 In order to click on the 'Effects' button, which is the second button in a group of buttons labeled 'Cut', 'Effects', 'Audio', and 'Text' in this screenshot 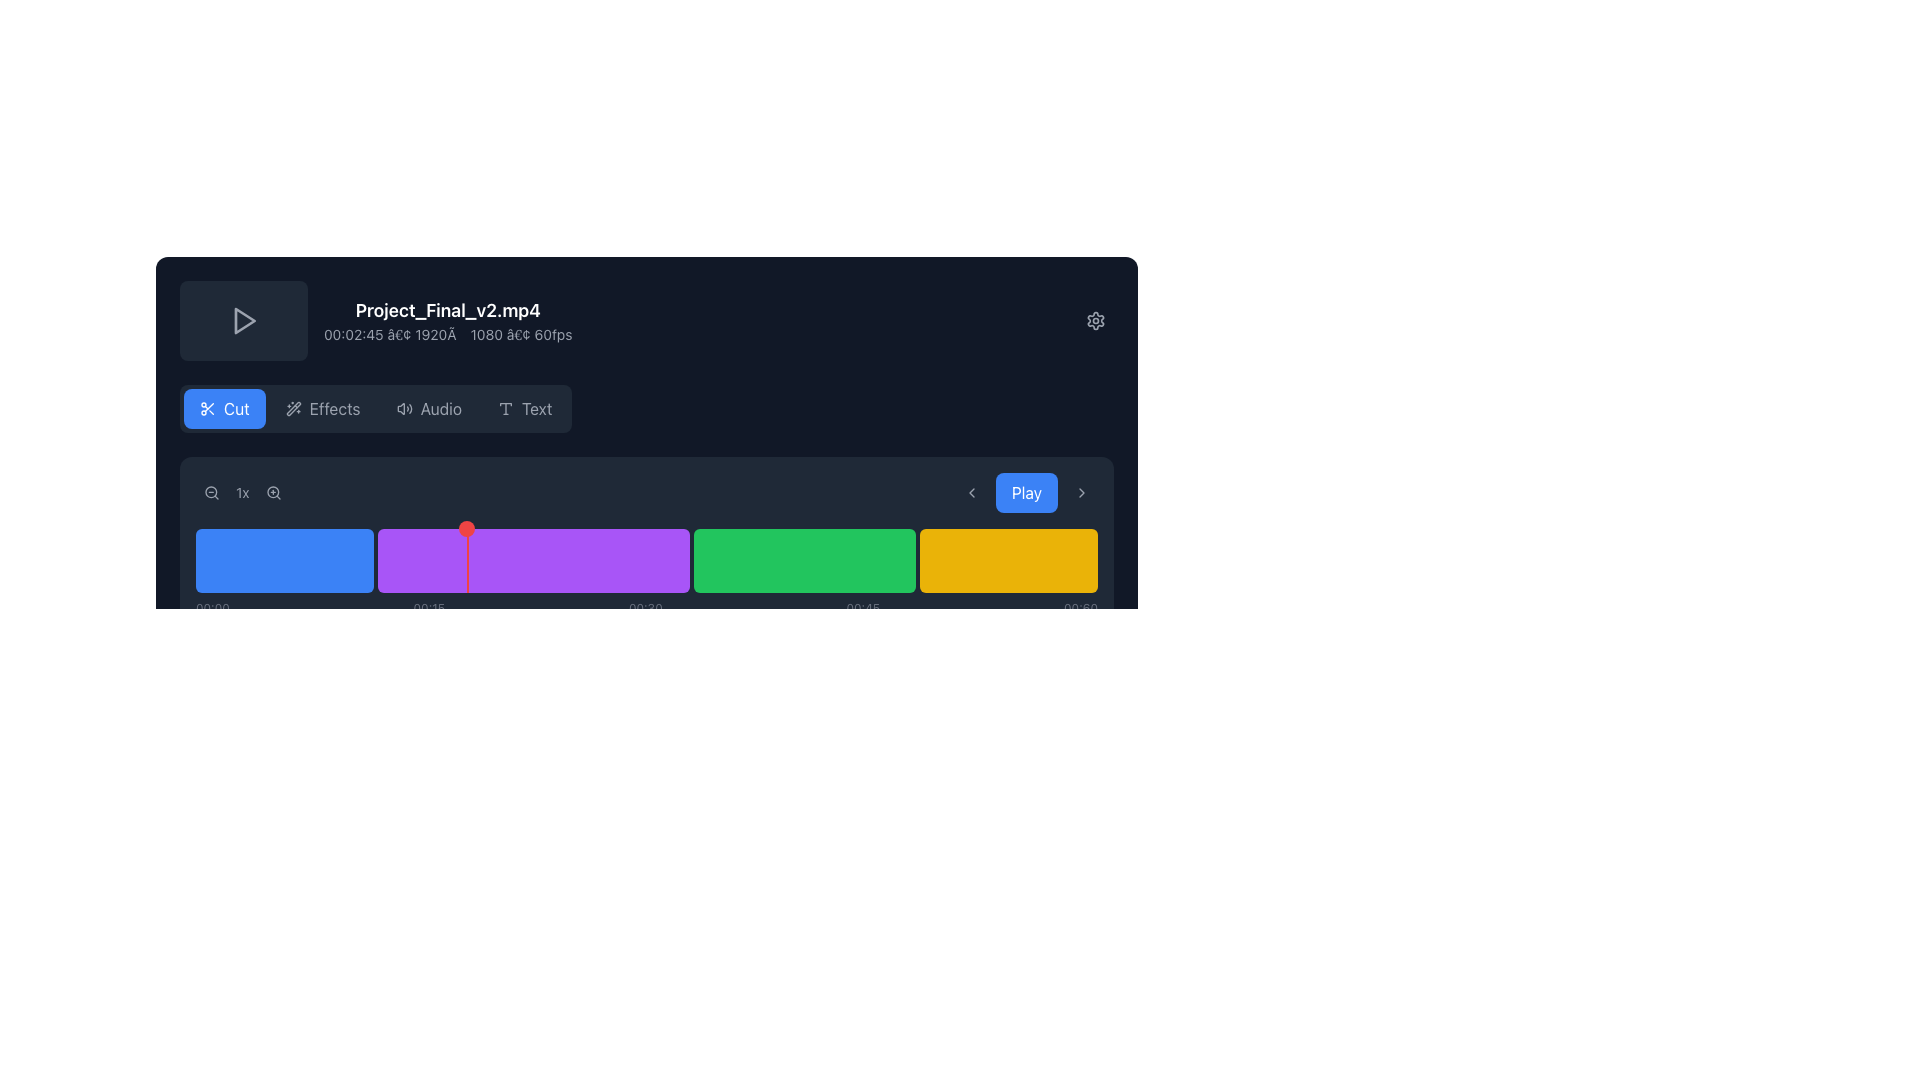, I will do `click(323, 407)`.